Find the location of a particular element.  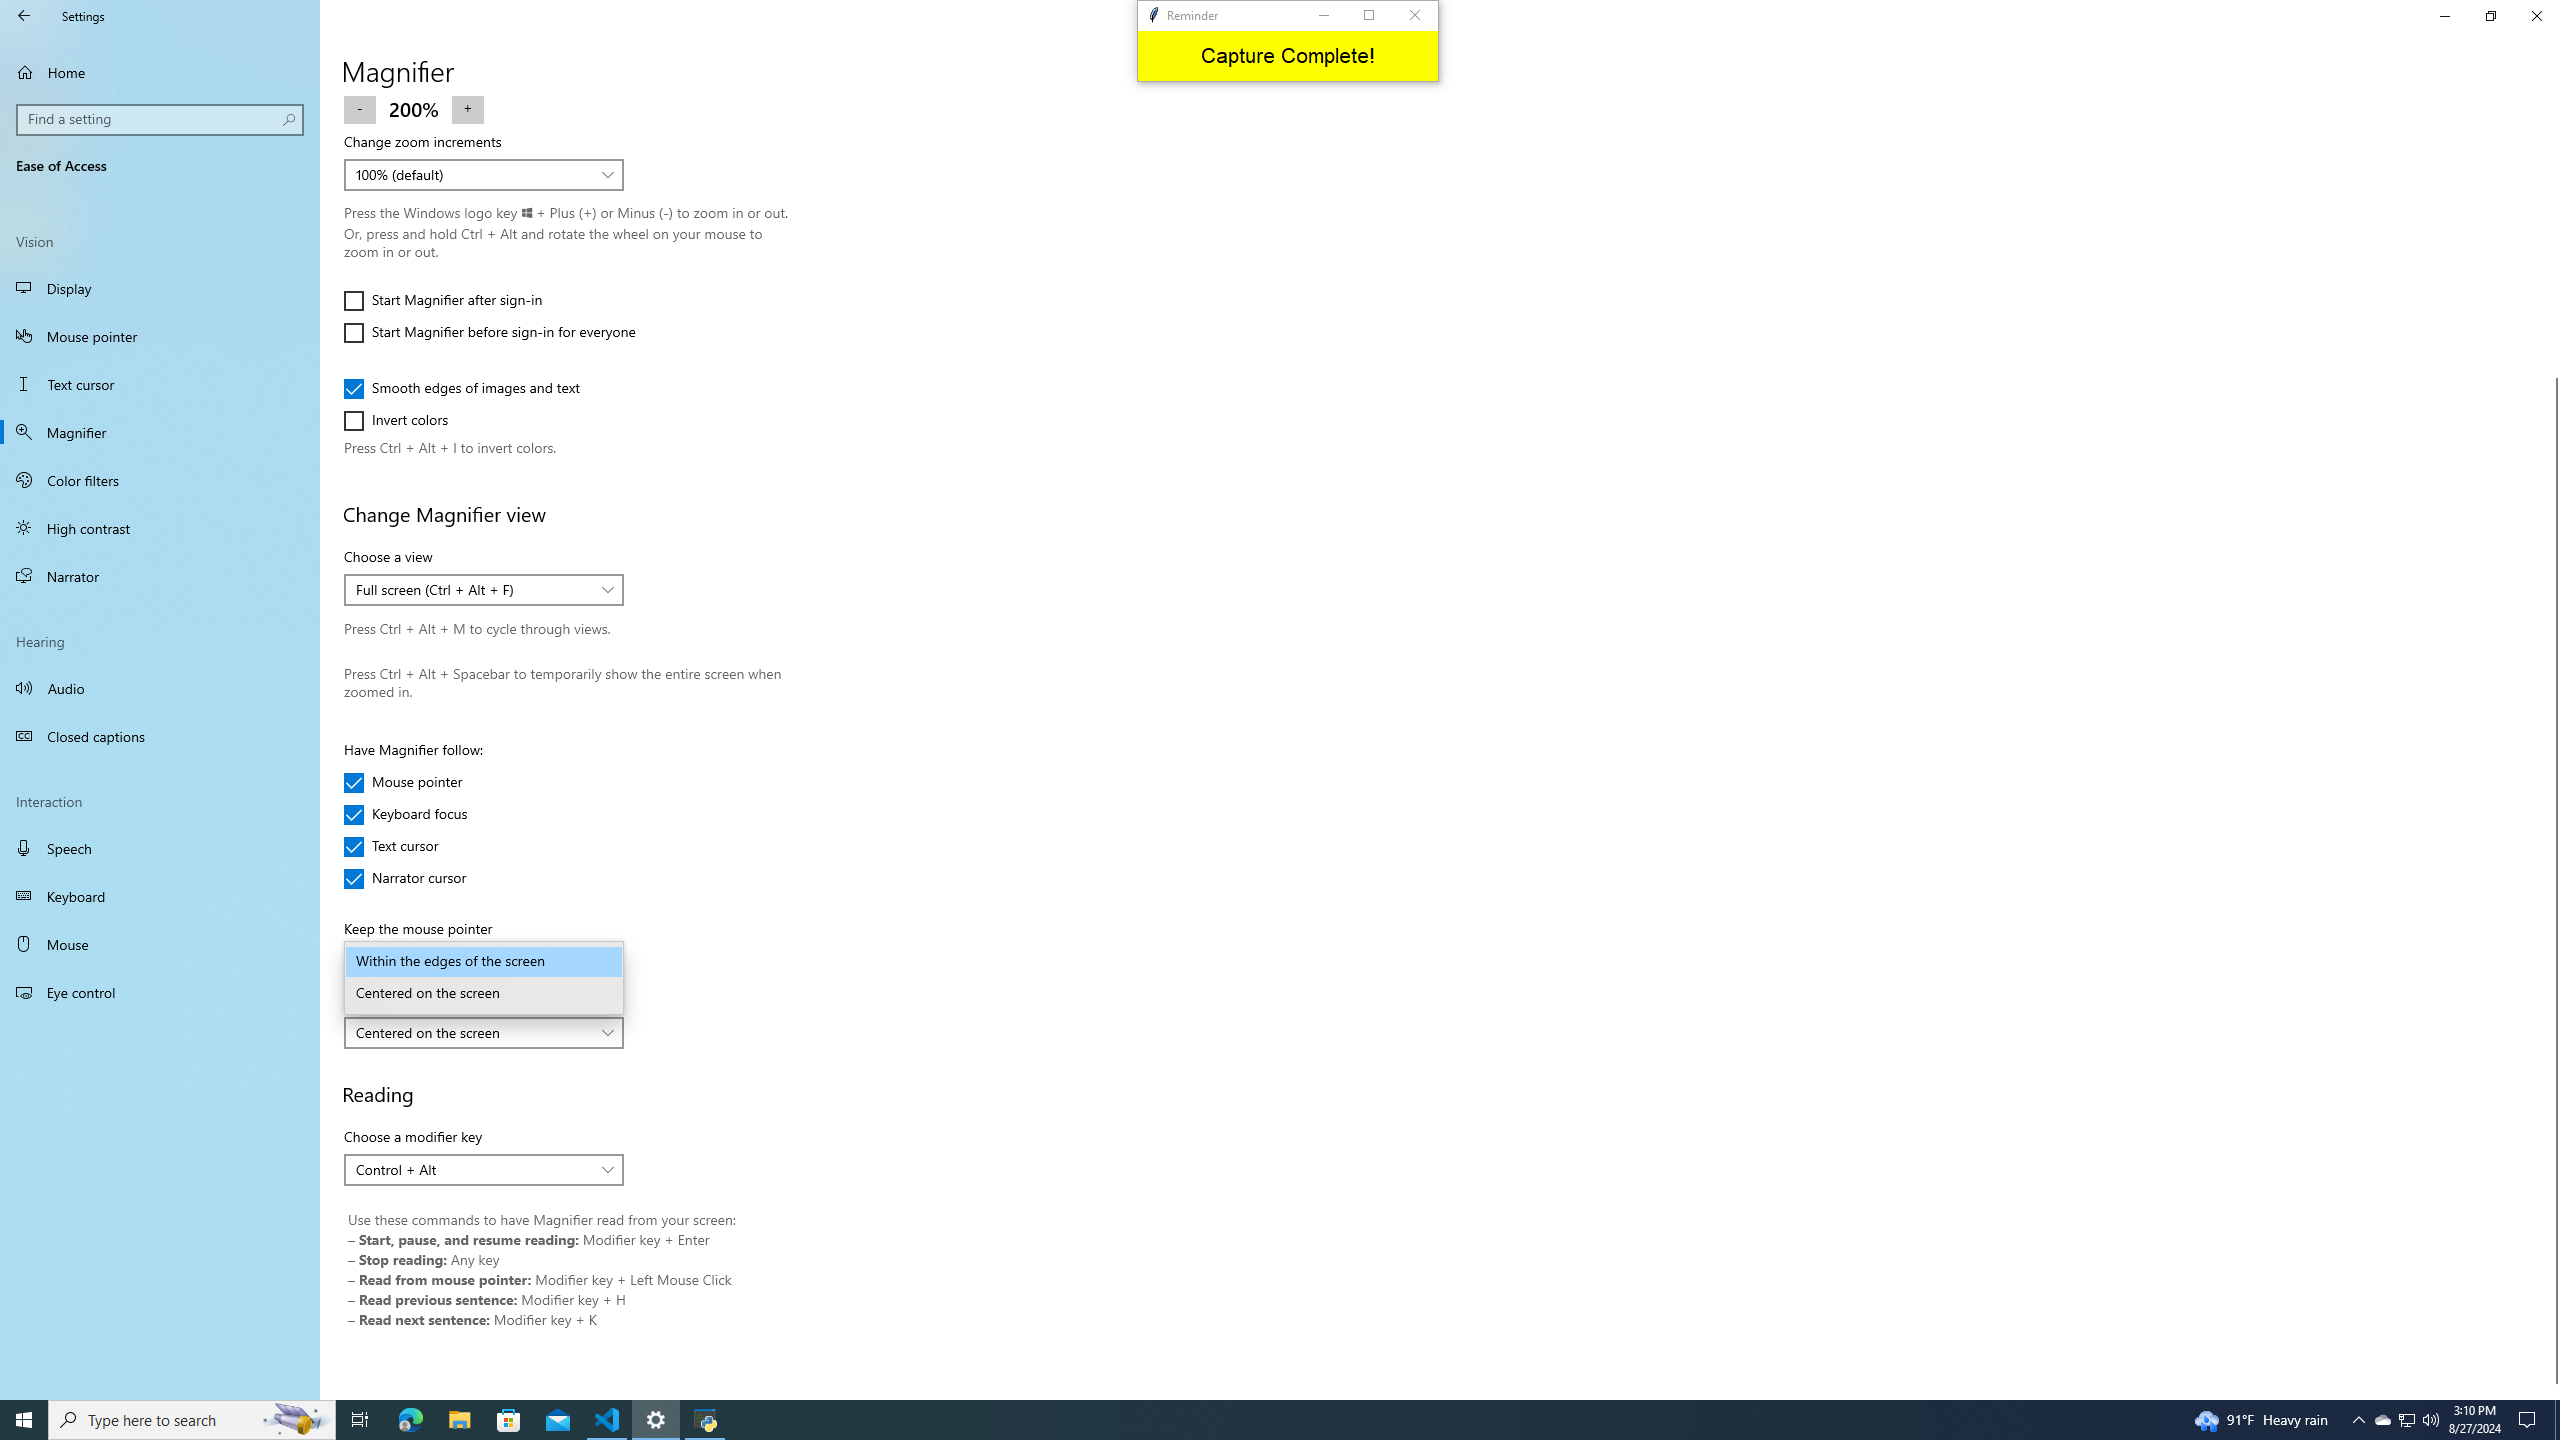

'Start Magnifier after sign-in' is located at coordinates (441, 299).